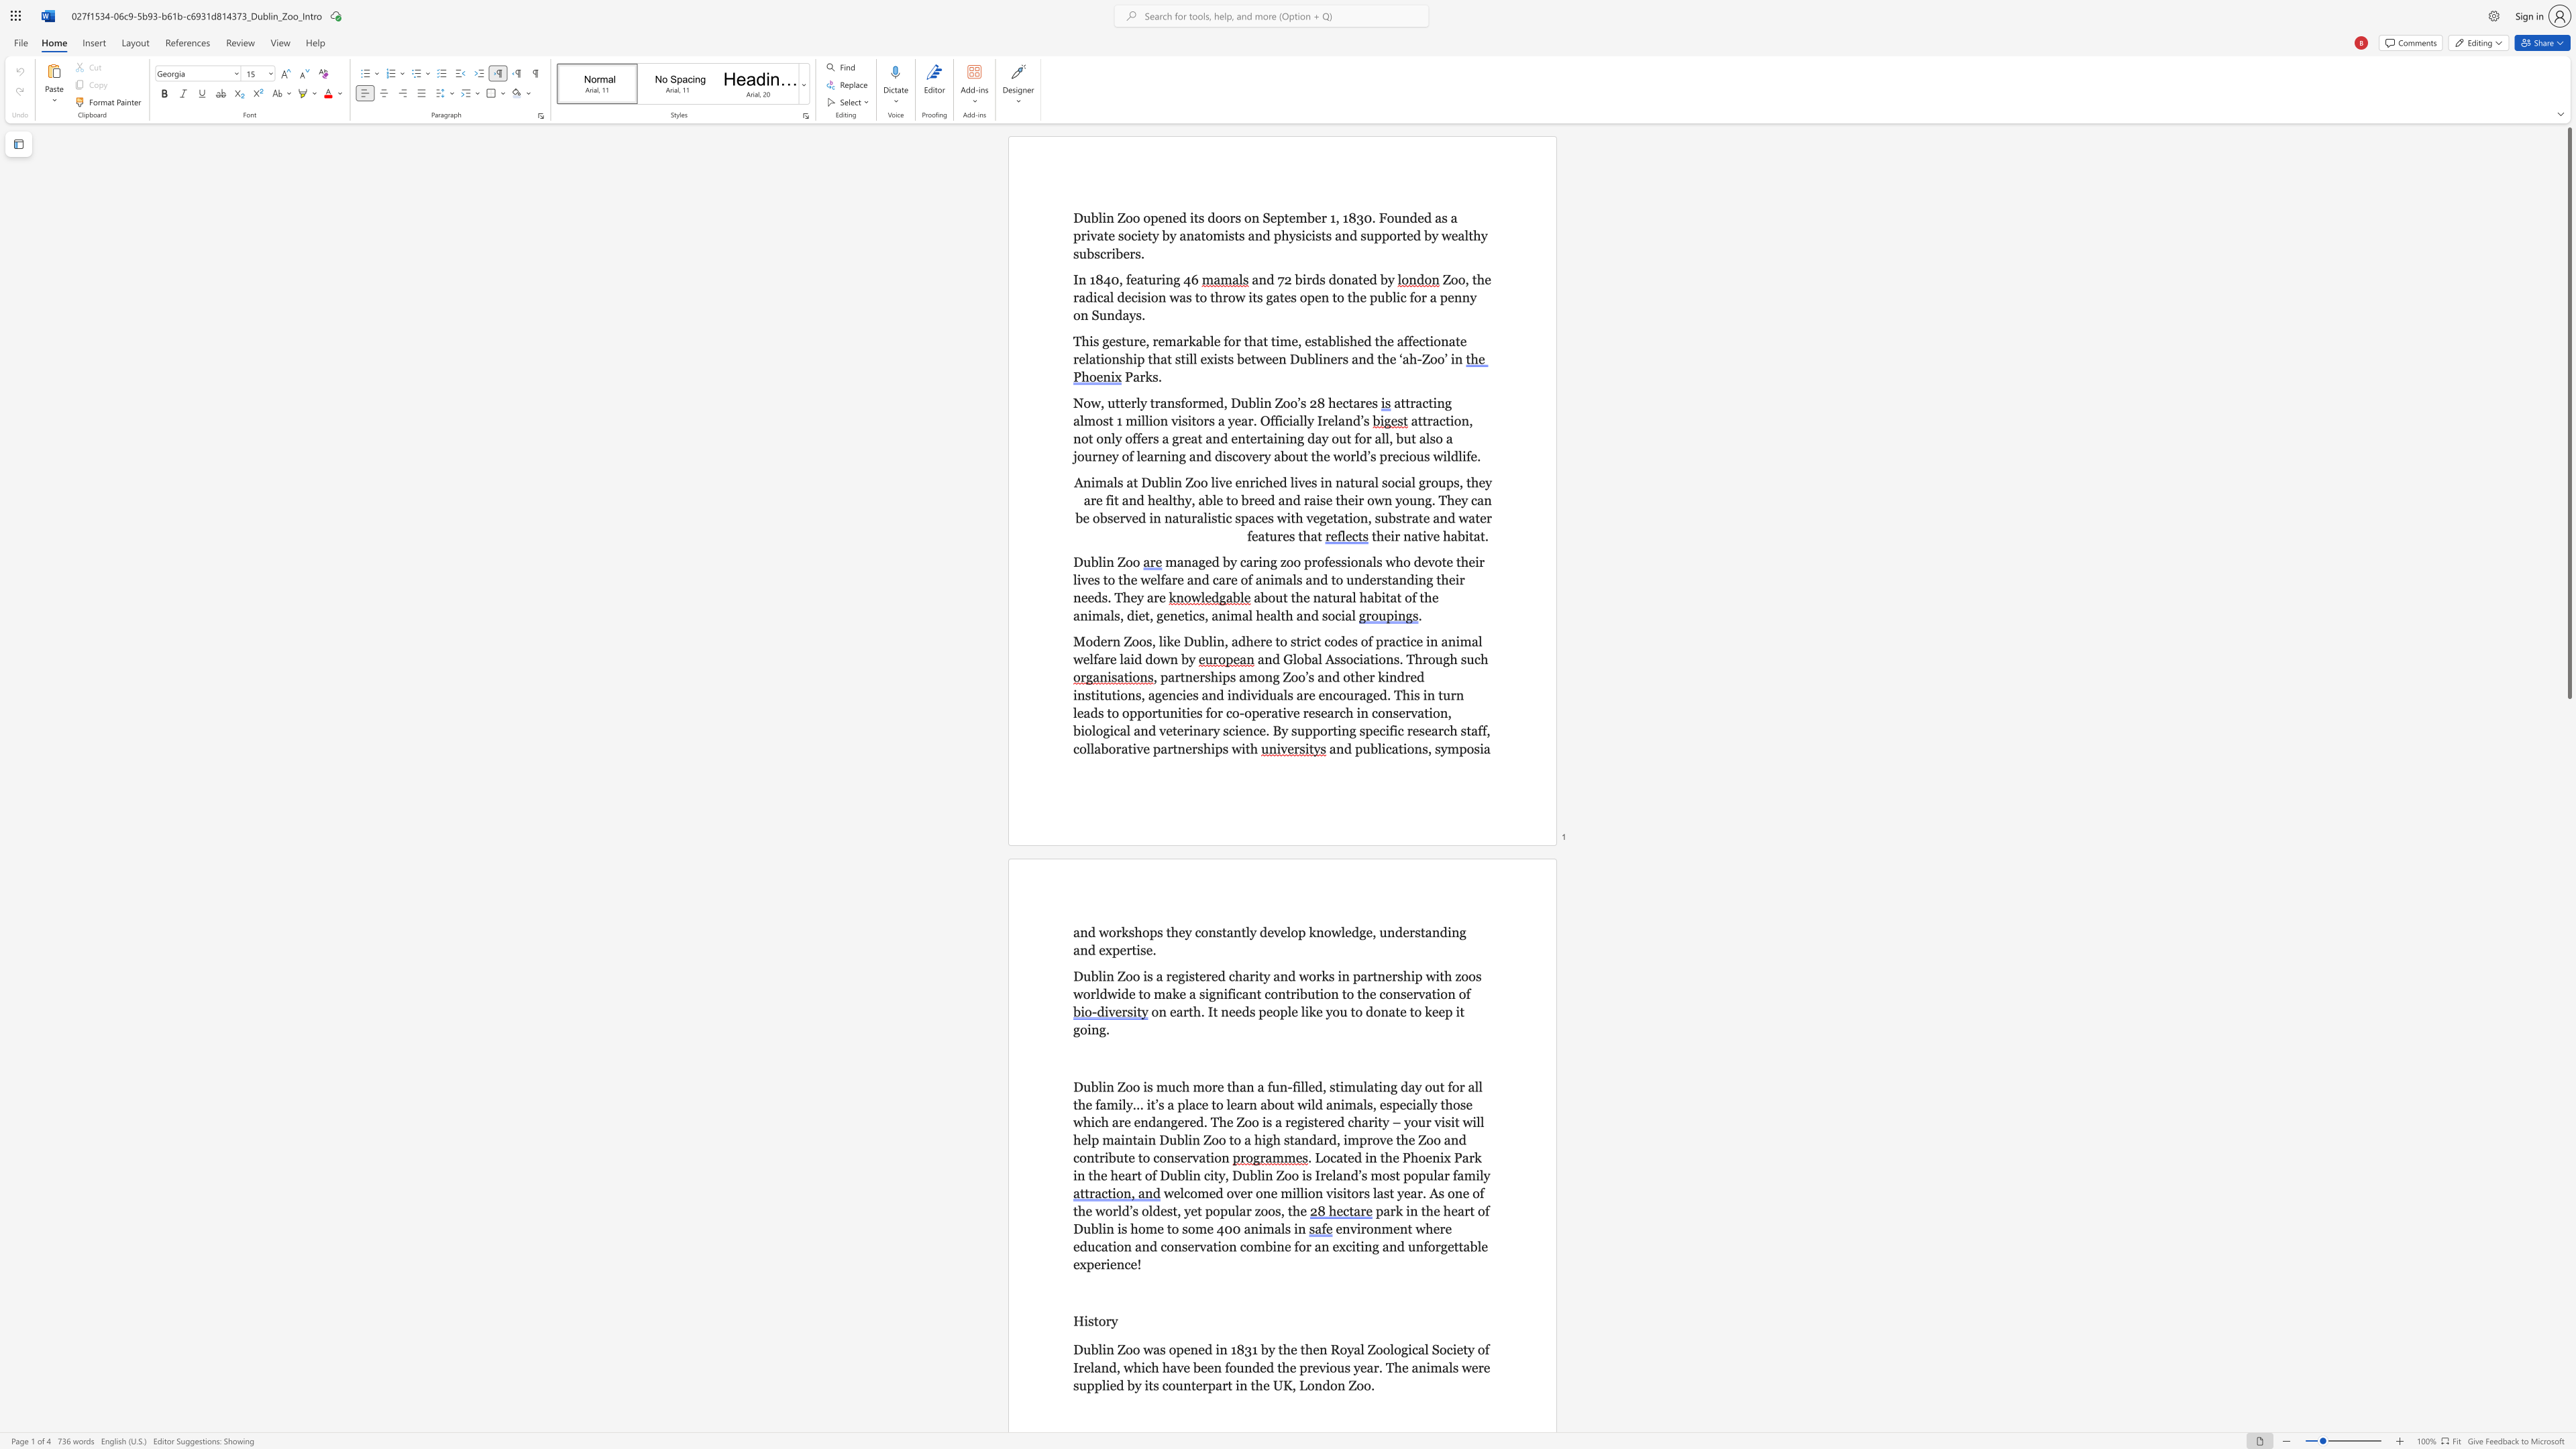 This screenshot has width=2576, height=1449. What do you see at coordinates (1340, 517) in the screenshot?
I see `the 4th character "a" in the text` at bounding box center [1340, 517].